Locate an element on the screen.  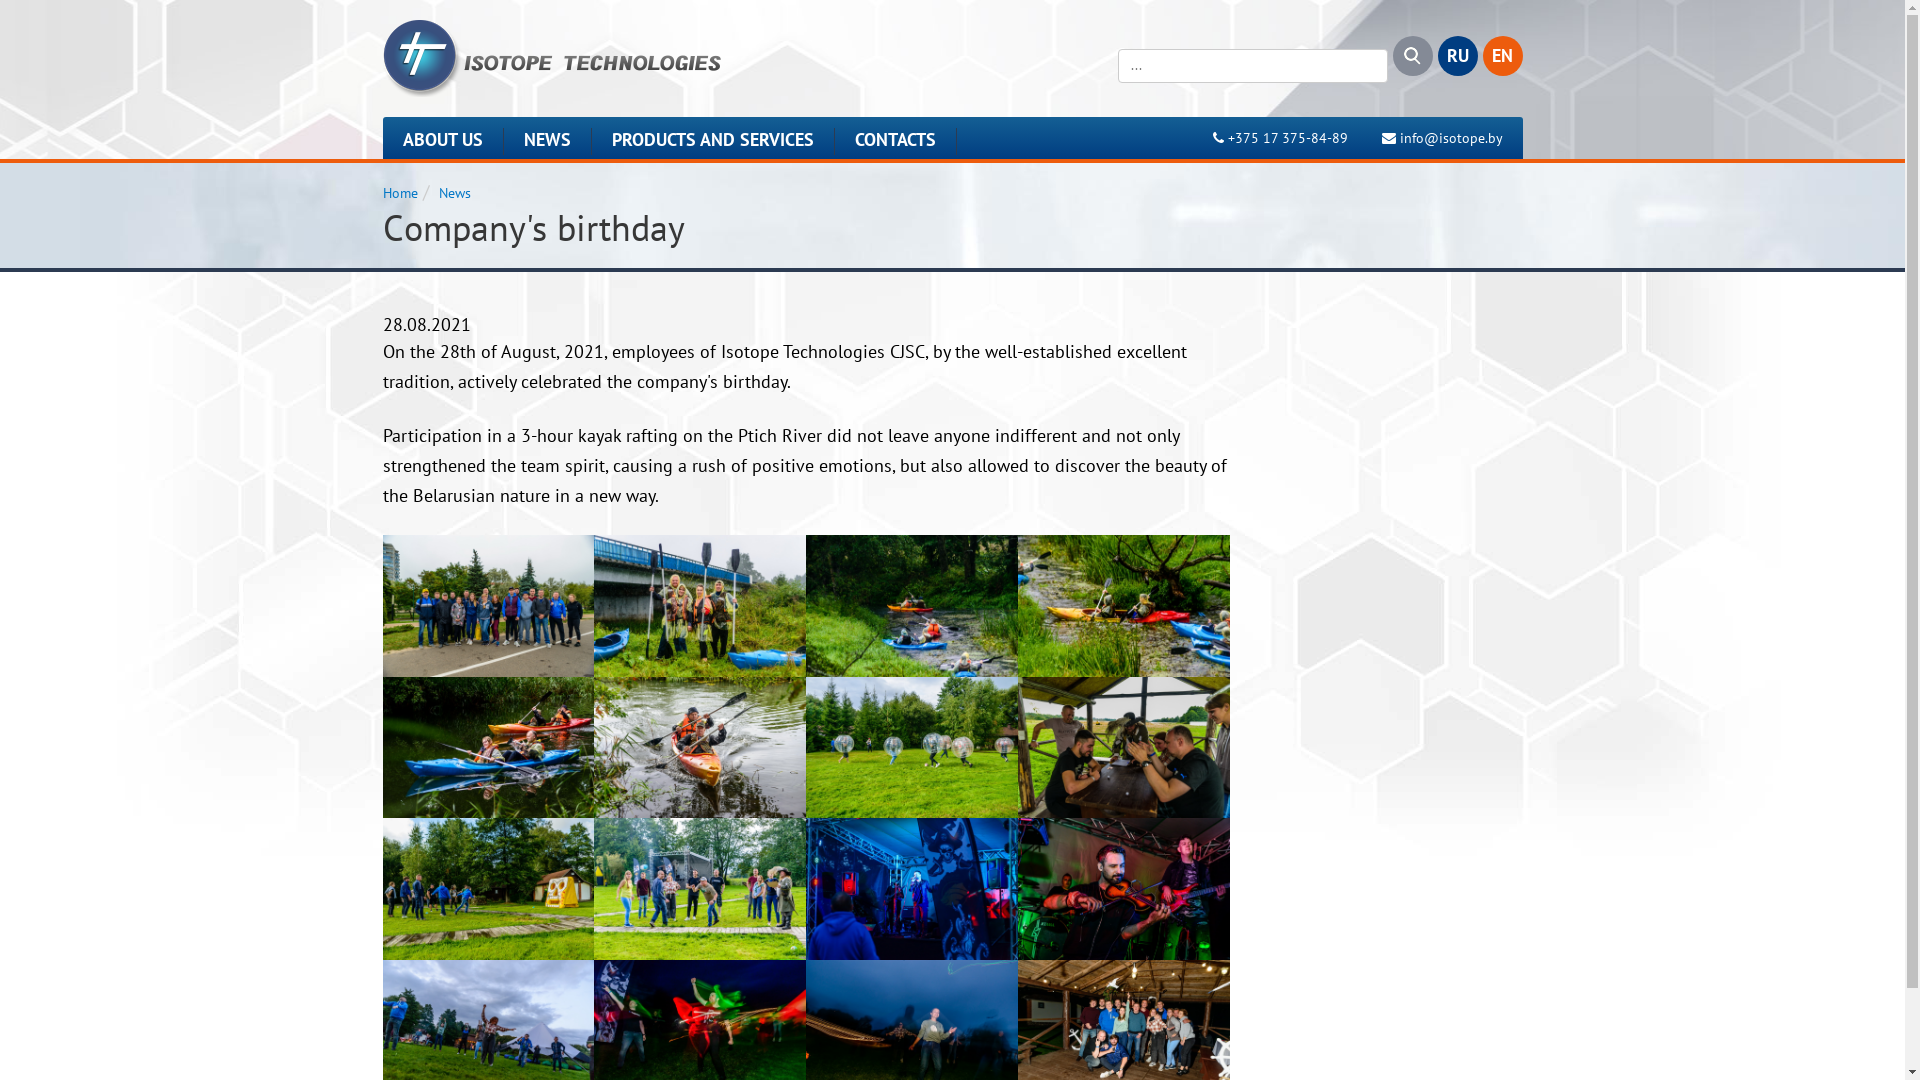
'CONTACTS' is located at coordinates (893, 140).